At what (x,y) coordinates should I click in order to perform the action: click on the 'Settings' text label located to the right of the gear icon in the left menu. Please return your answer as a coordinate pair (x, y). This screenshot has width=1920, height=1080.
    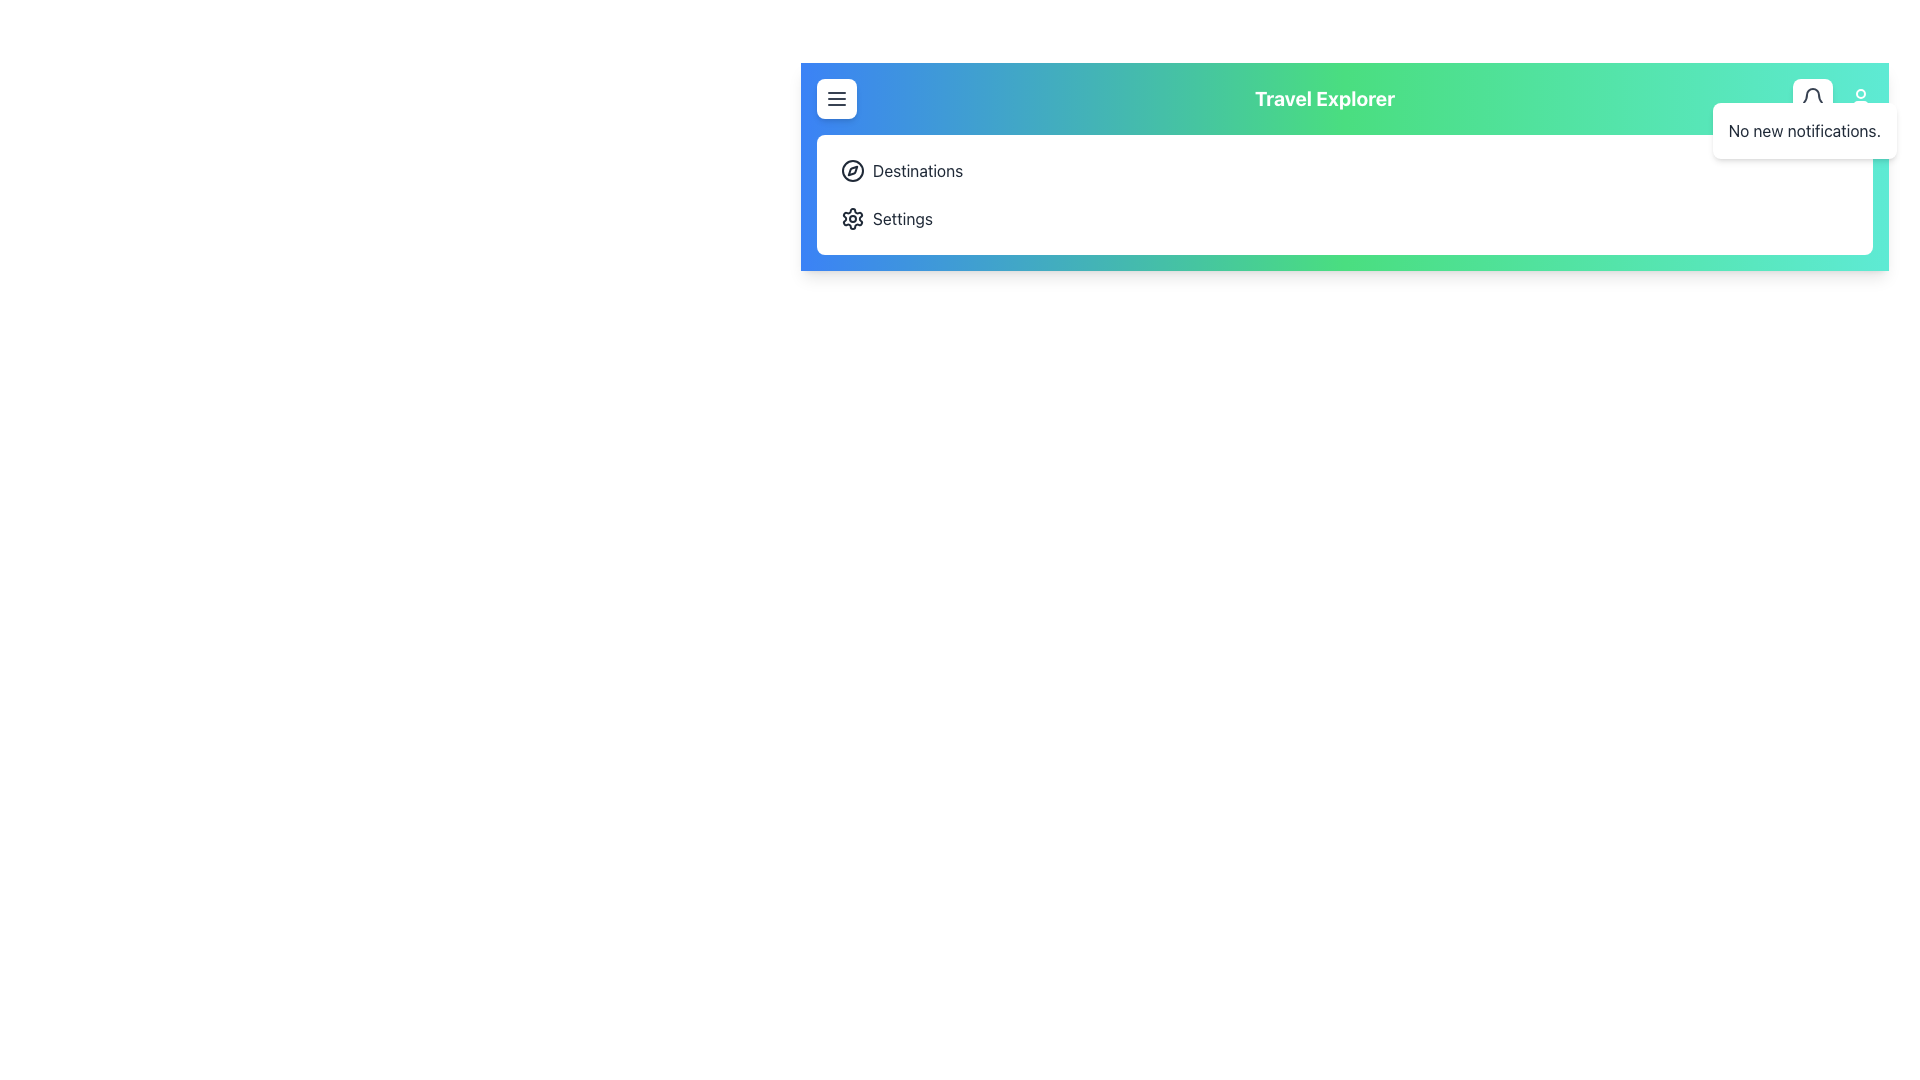
    Looking at the image, I should click on (901, 219).